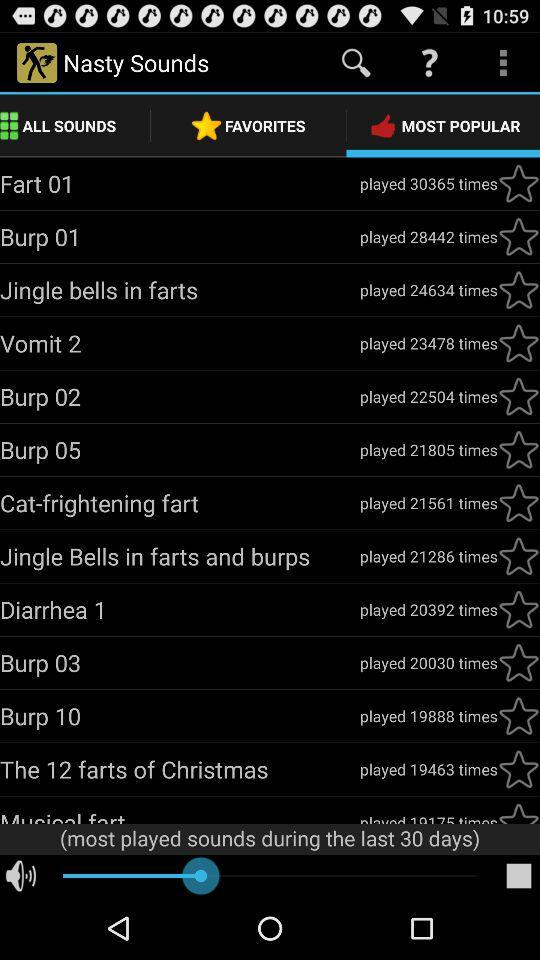 The height and width of the screenshot is (960, 540). I want to click on the played 20030 times app, so click(427, 662).